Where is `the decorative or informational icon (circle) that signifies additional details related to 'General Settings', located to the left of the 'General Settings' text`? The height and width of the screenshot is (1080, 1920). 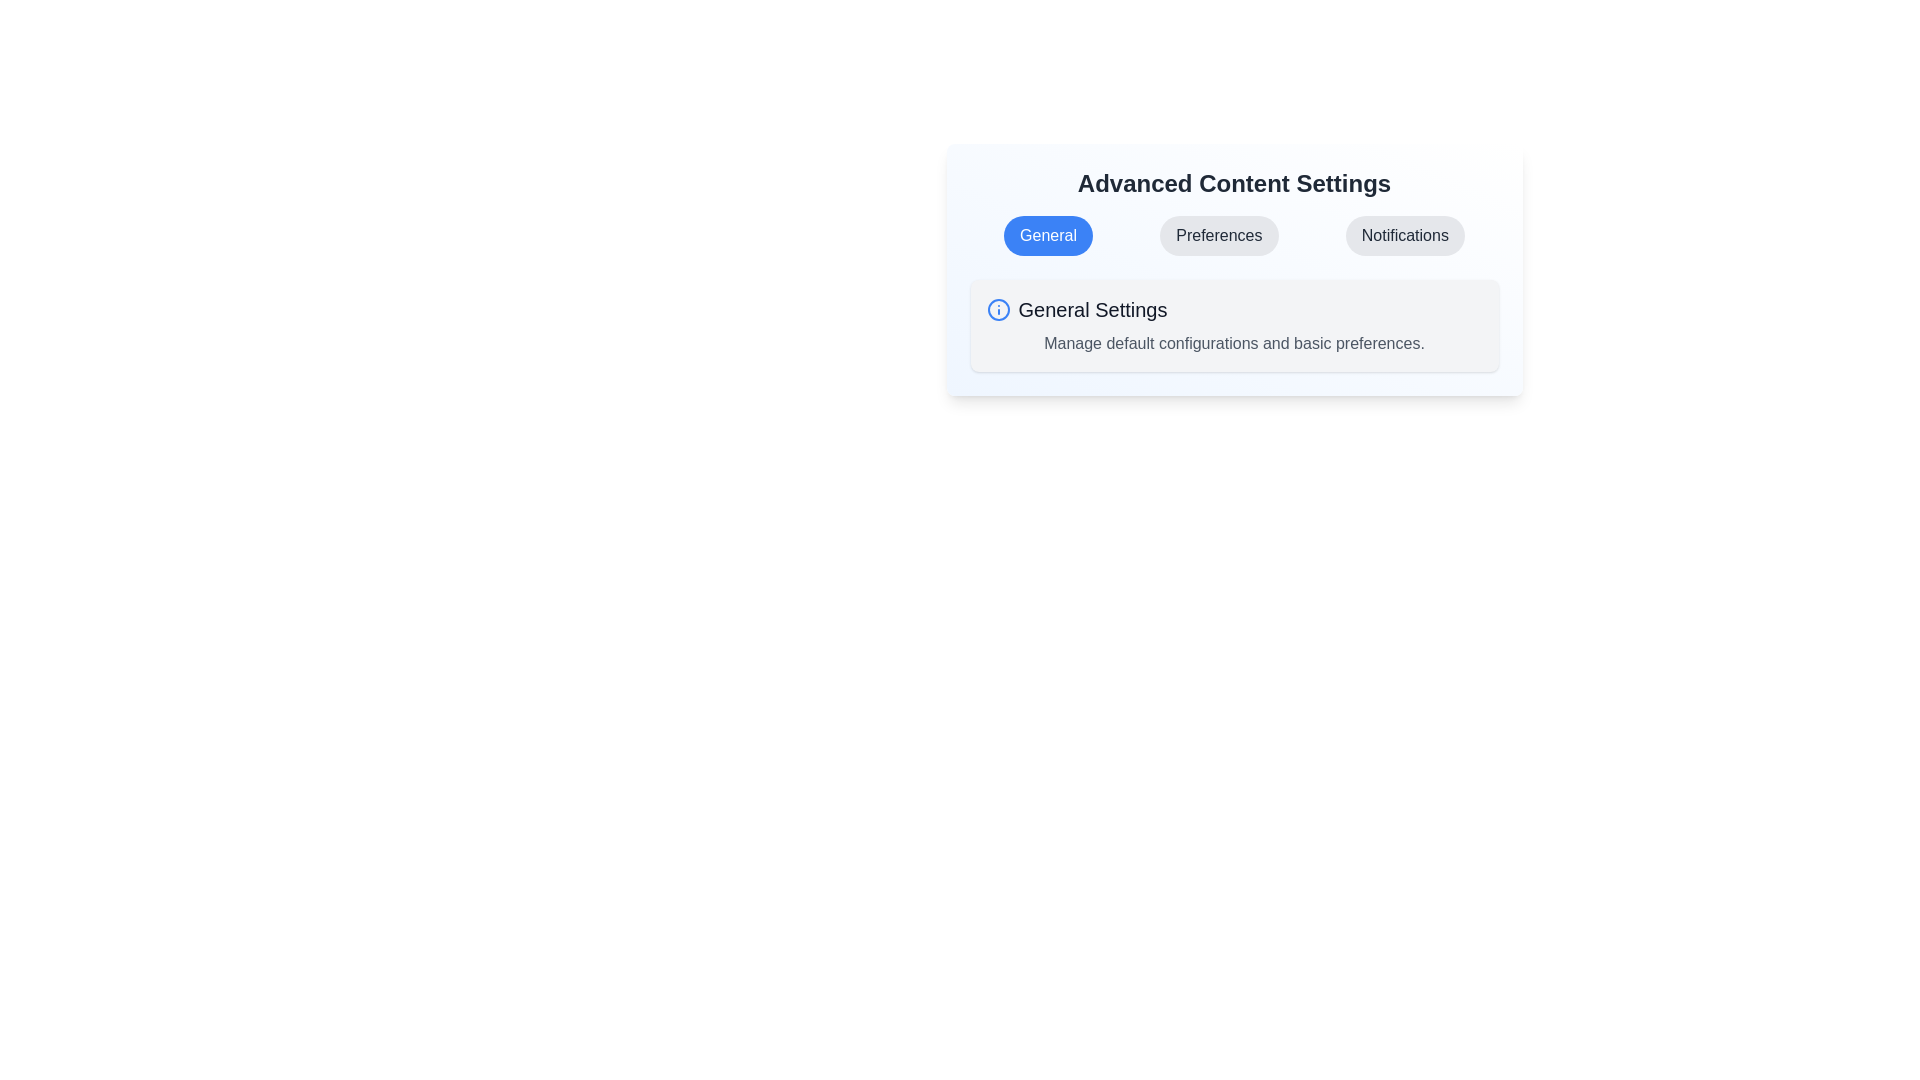 the decorative or informational icon (circle) that signifies additional details related to 'General Settings', located to the left of the 'General Settings' text is located at coordinates (998, 309).